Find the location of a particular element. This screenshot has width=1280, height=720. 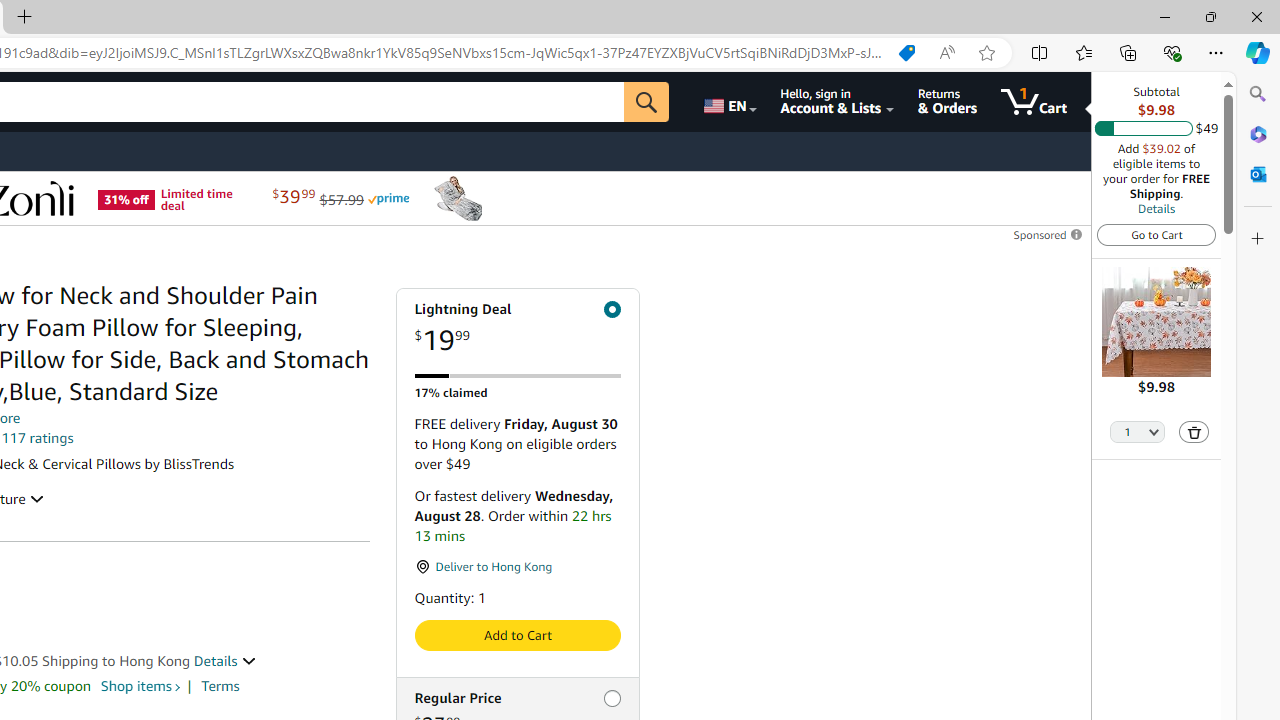

'Hello, sign in Account & Lists' is located at coordinates (837, 101).